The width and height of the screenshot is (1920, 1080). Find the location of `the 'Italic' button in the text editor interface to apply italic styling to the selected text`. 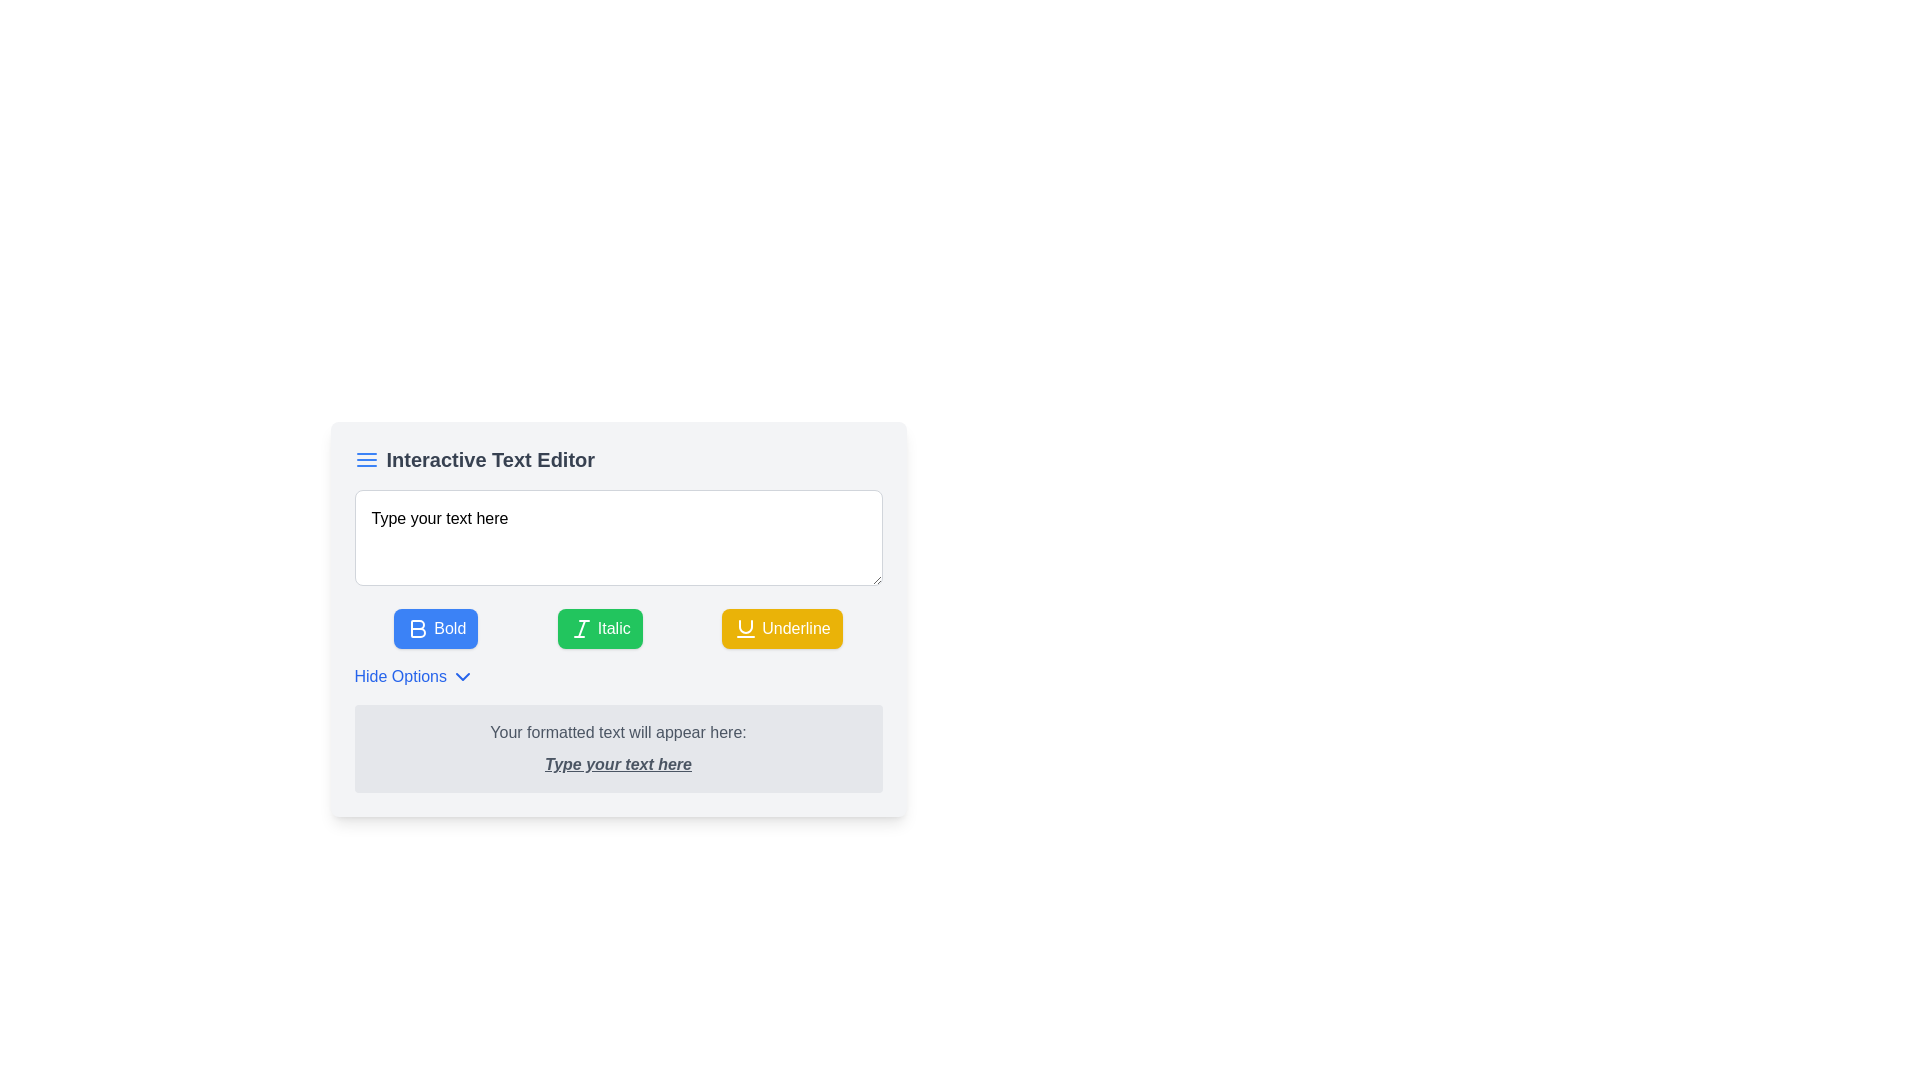

the 'Italic' button in the text editor interface to apply italic styling to the selected text is located at coordinates (617, 631).